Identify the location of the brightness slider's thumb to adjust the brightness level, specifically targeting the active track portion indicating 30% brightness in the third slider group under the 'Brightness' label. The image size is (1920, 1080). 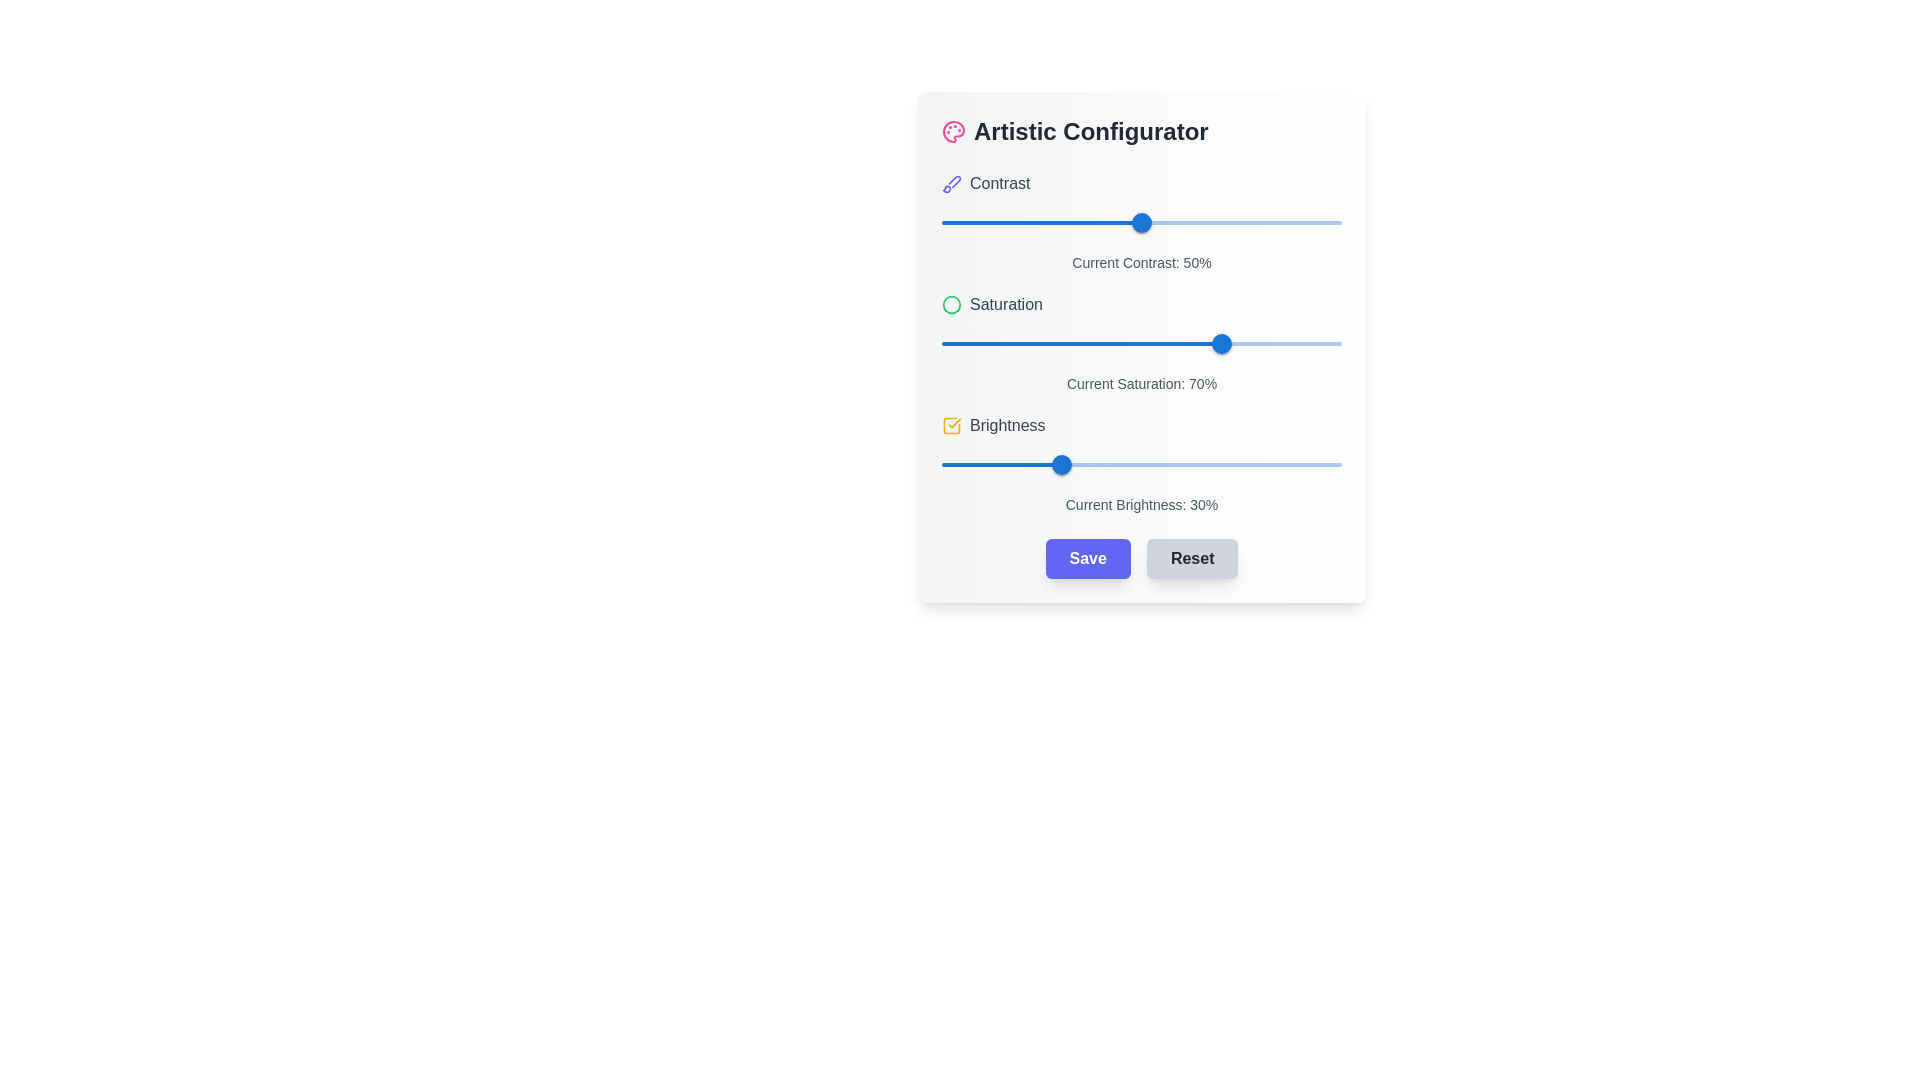
(1002, 465).